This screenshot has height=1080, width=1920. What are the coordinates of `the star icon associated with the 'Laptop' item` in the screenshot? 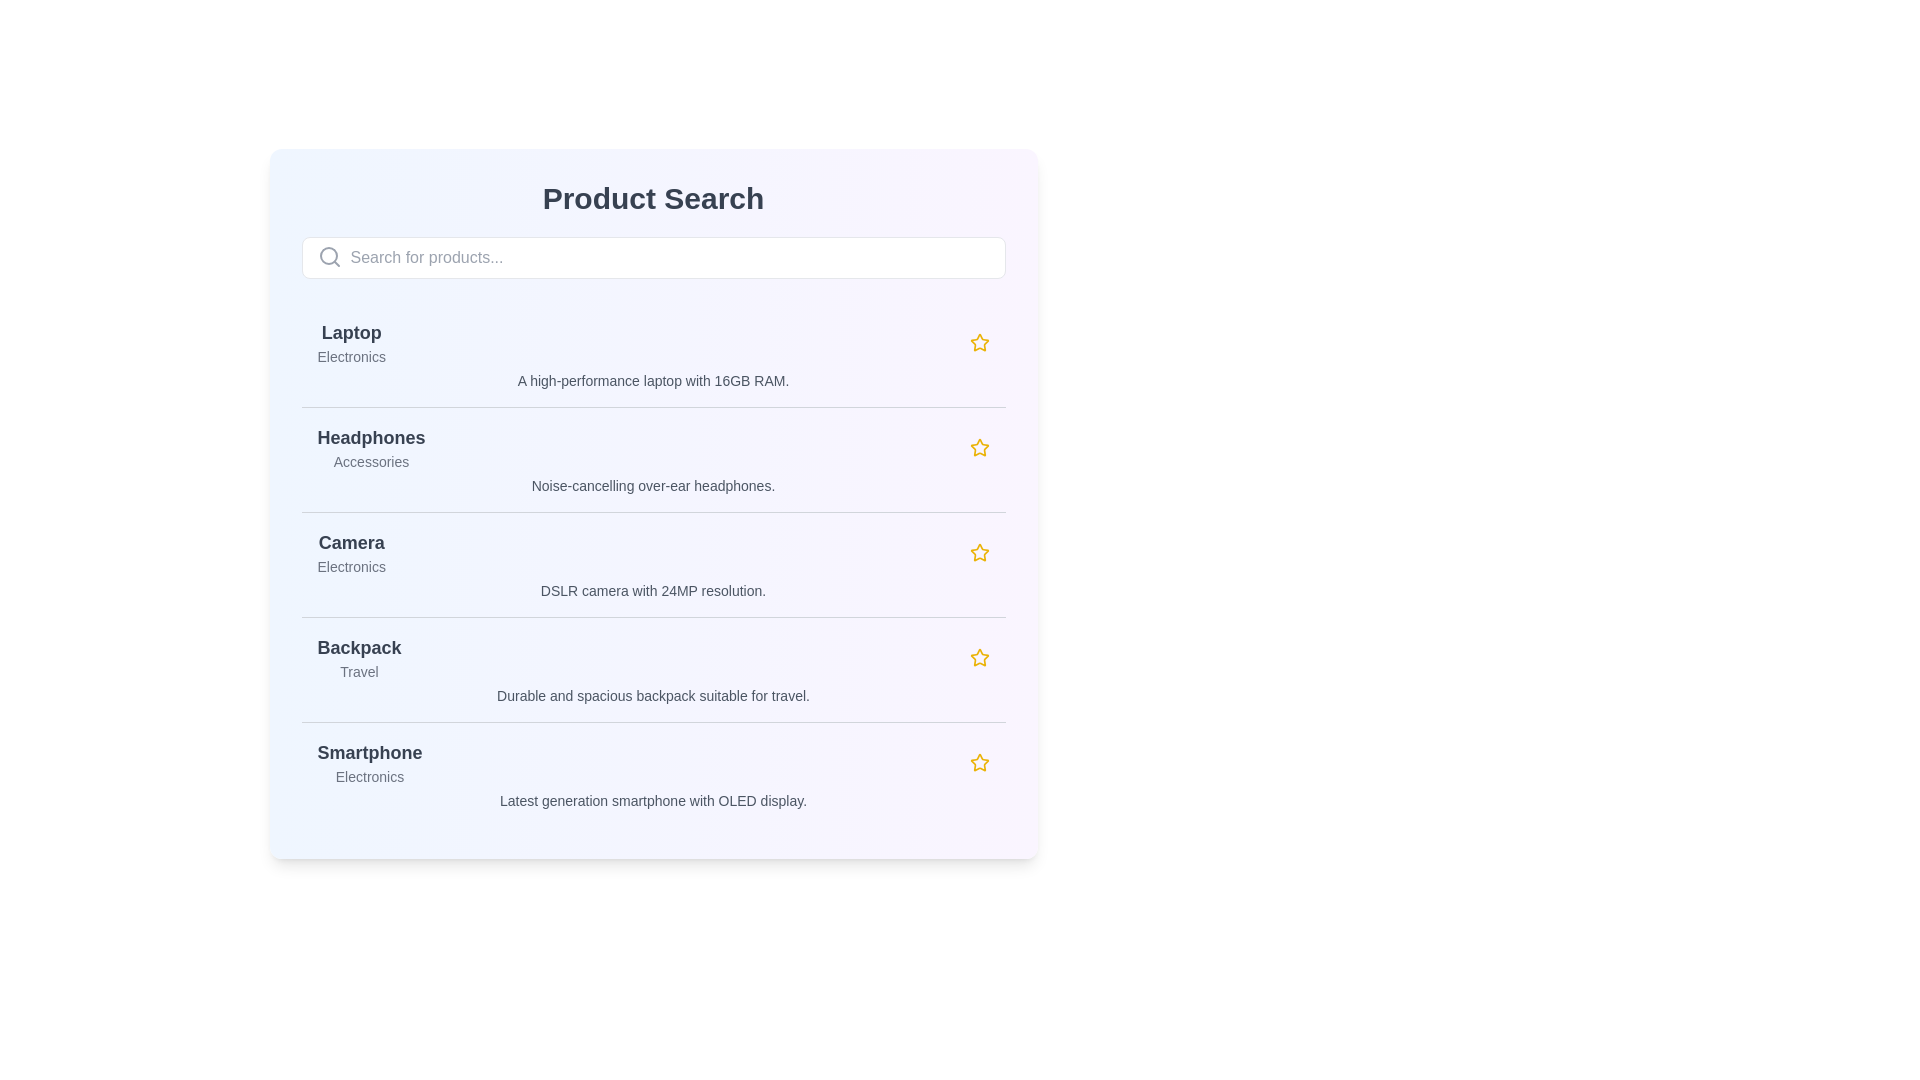 It's located at (979, 342).